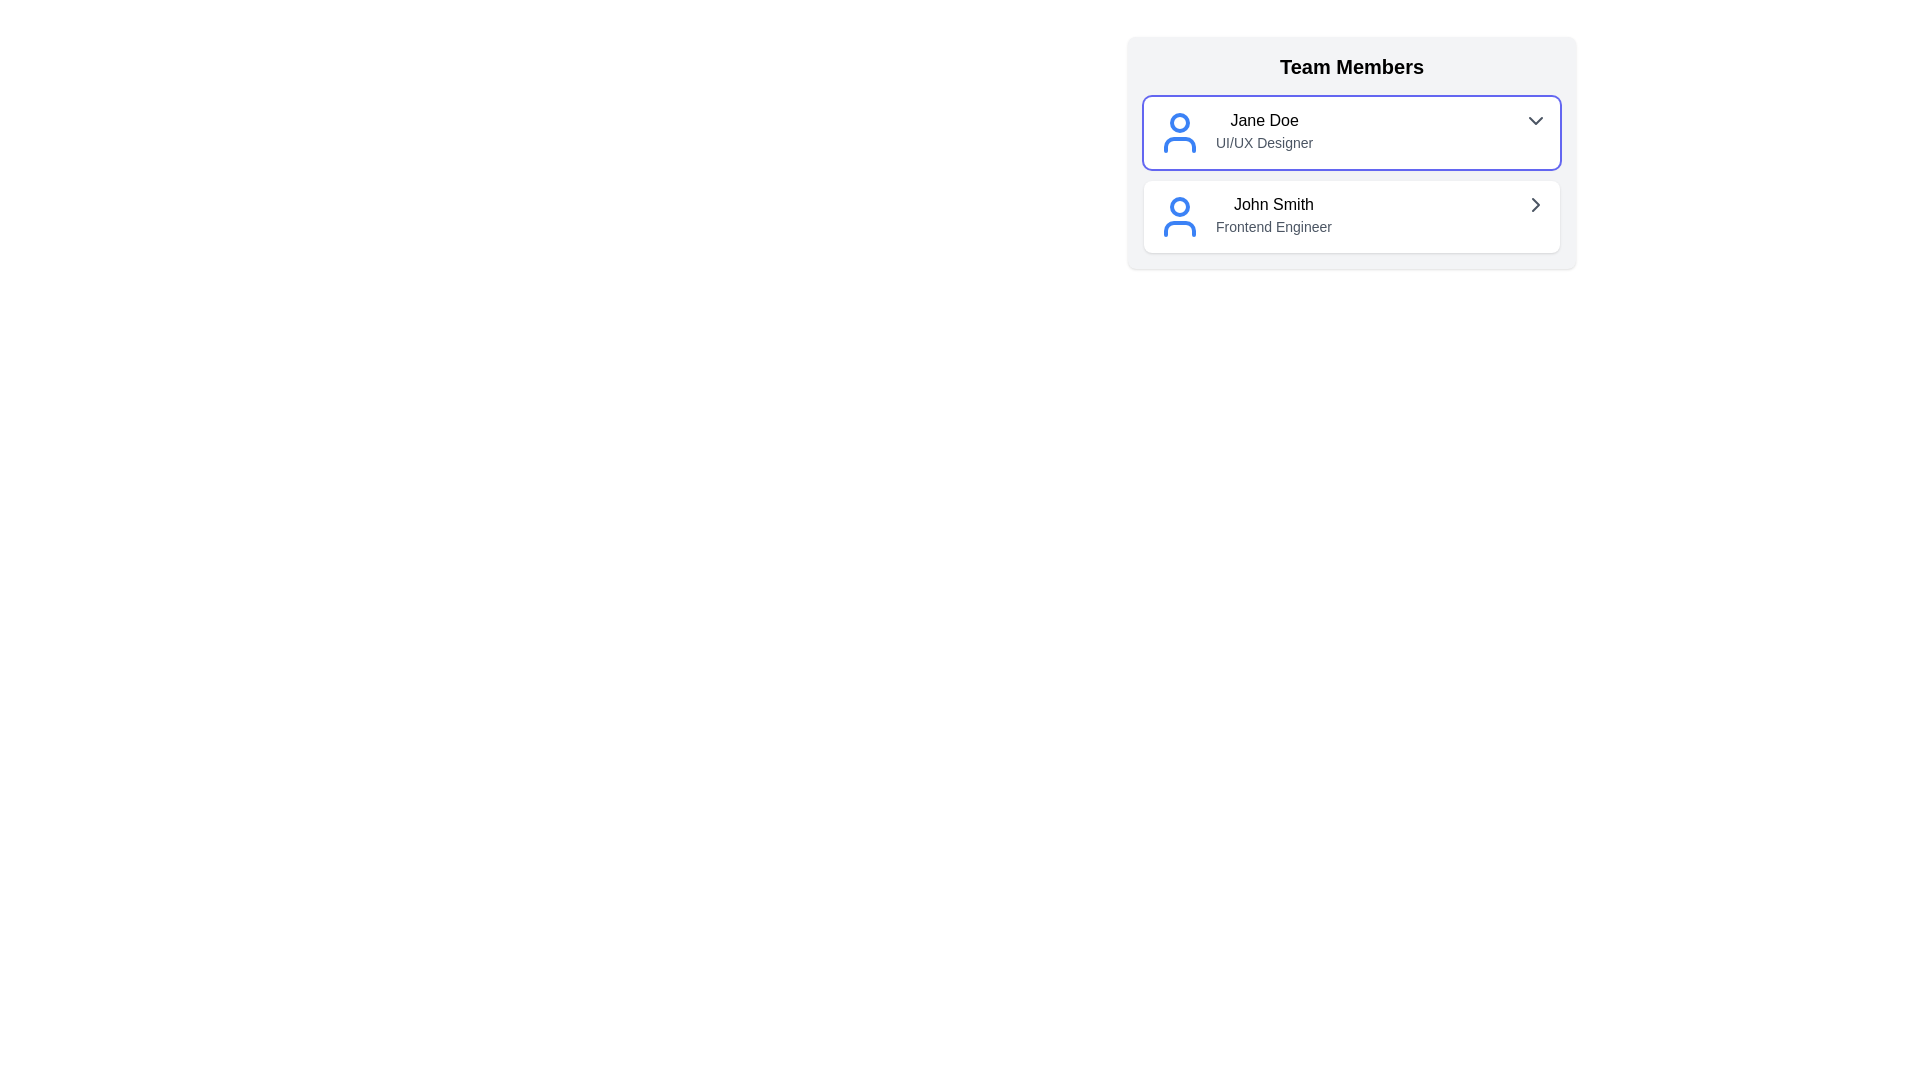  I want to click on the icon located in the right-side content of the second team member's entry, which is aligned with the text 'John Smith' and 'Frontend Engineer', so click(1535, 204).